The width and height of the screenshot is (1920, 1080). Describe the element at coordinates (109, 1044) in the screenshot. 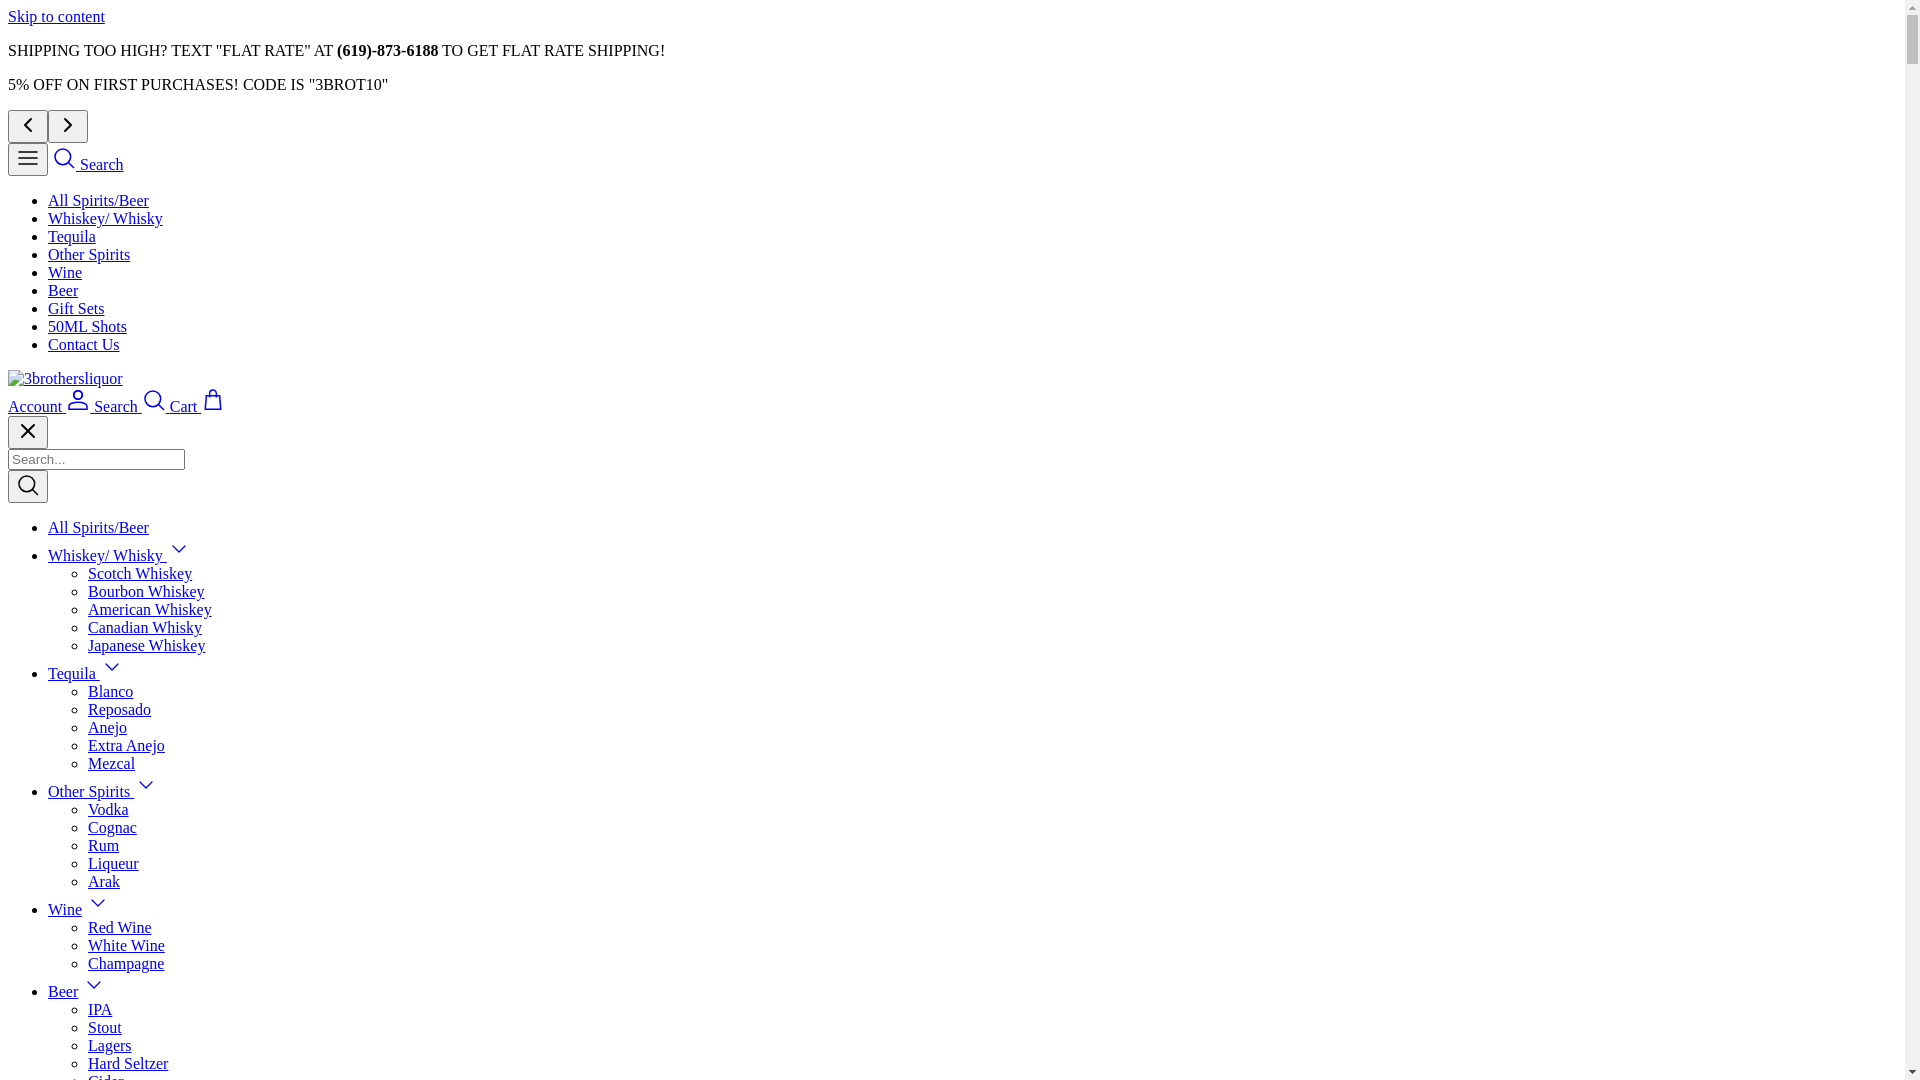

I see `'Lagers'` at that location.